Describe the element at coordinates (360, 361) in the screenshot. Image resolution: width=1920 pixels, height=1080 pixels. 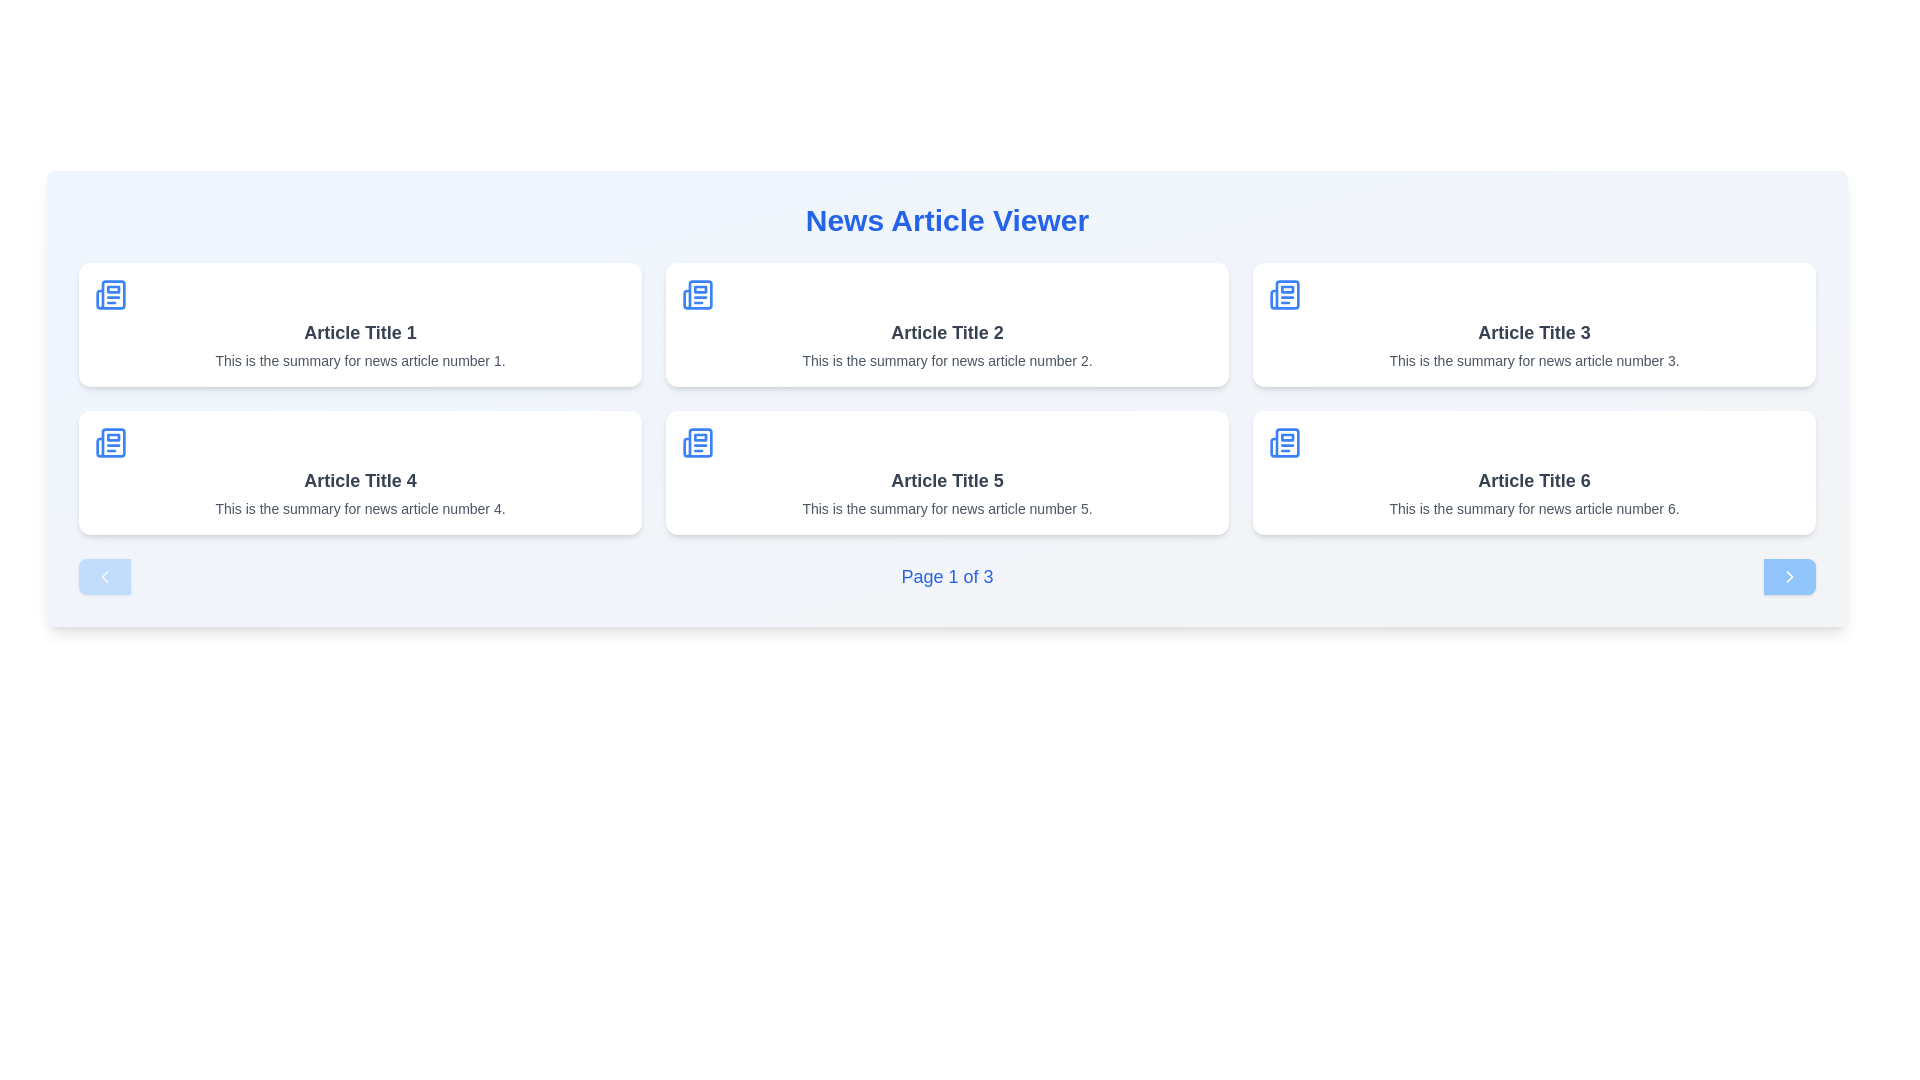
I see `the text block that contains 'This is the summary for news article number 1.' located below the title 'Article Title 1' in the first article card` at that location.